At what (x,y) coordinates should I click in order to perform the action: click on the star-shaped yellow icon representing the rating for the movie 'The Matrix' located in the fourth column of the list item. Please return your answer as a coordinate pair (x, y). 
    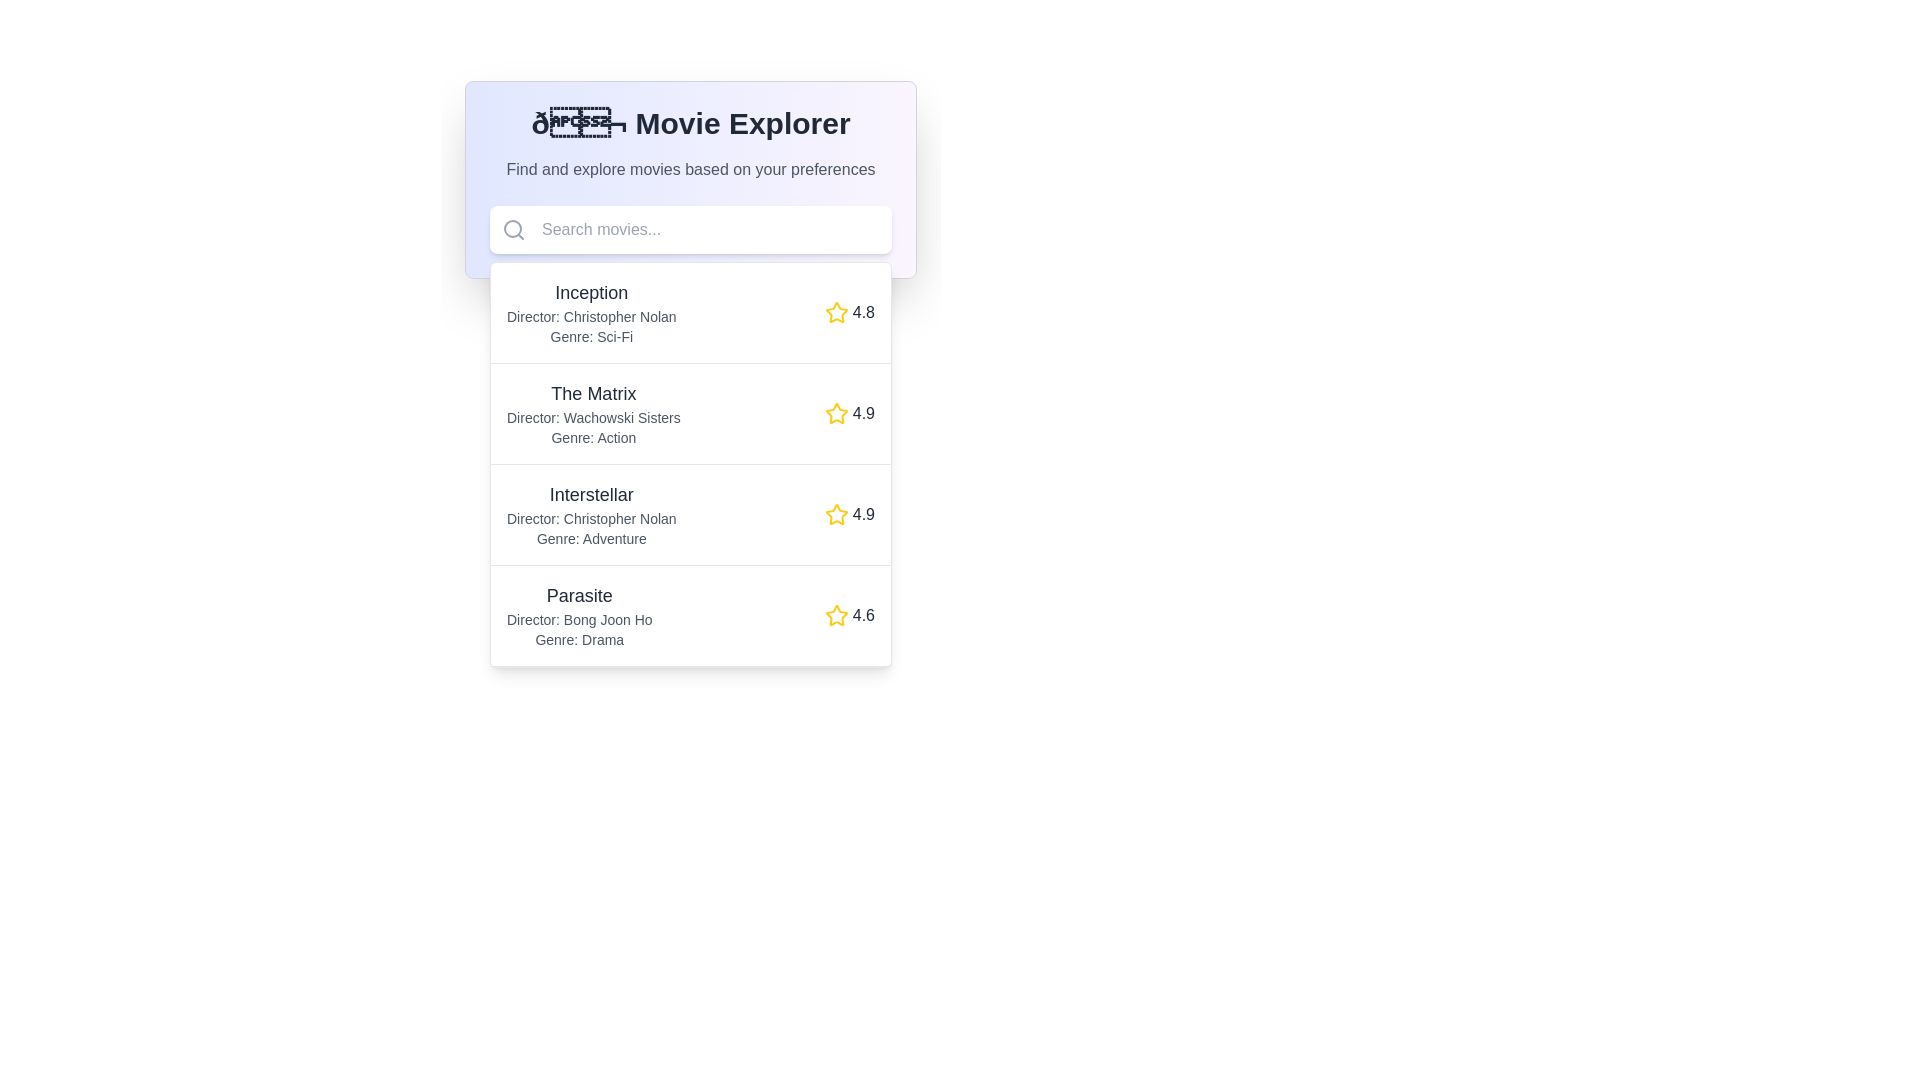
    Looking at the image, I should click on (836, 412).